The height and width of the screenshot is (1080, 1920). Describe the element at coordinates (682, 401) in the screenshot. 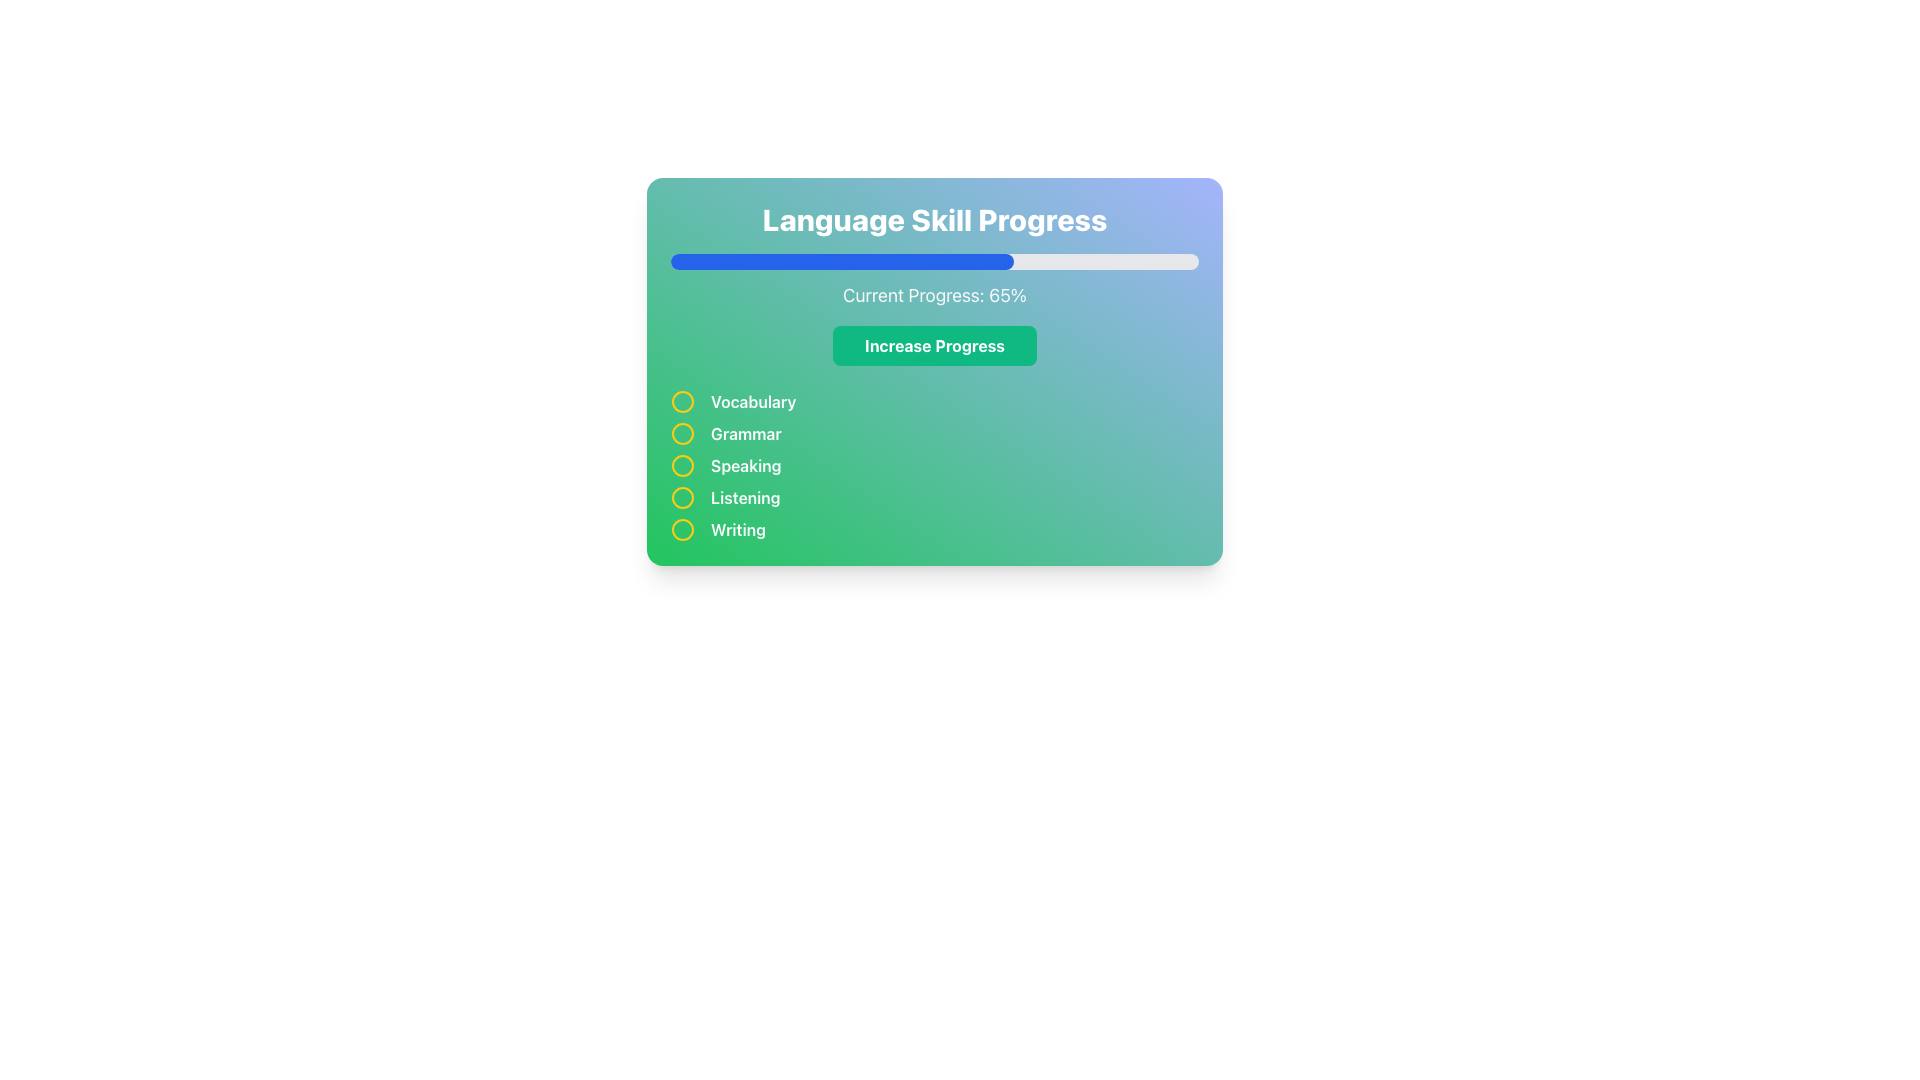

I see `properties of the first graphical circle in the vertical list associated with the 'Vocabulary' entry` at that location.